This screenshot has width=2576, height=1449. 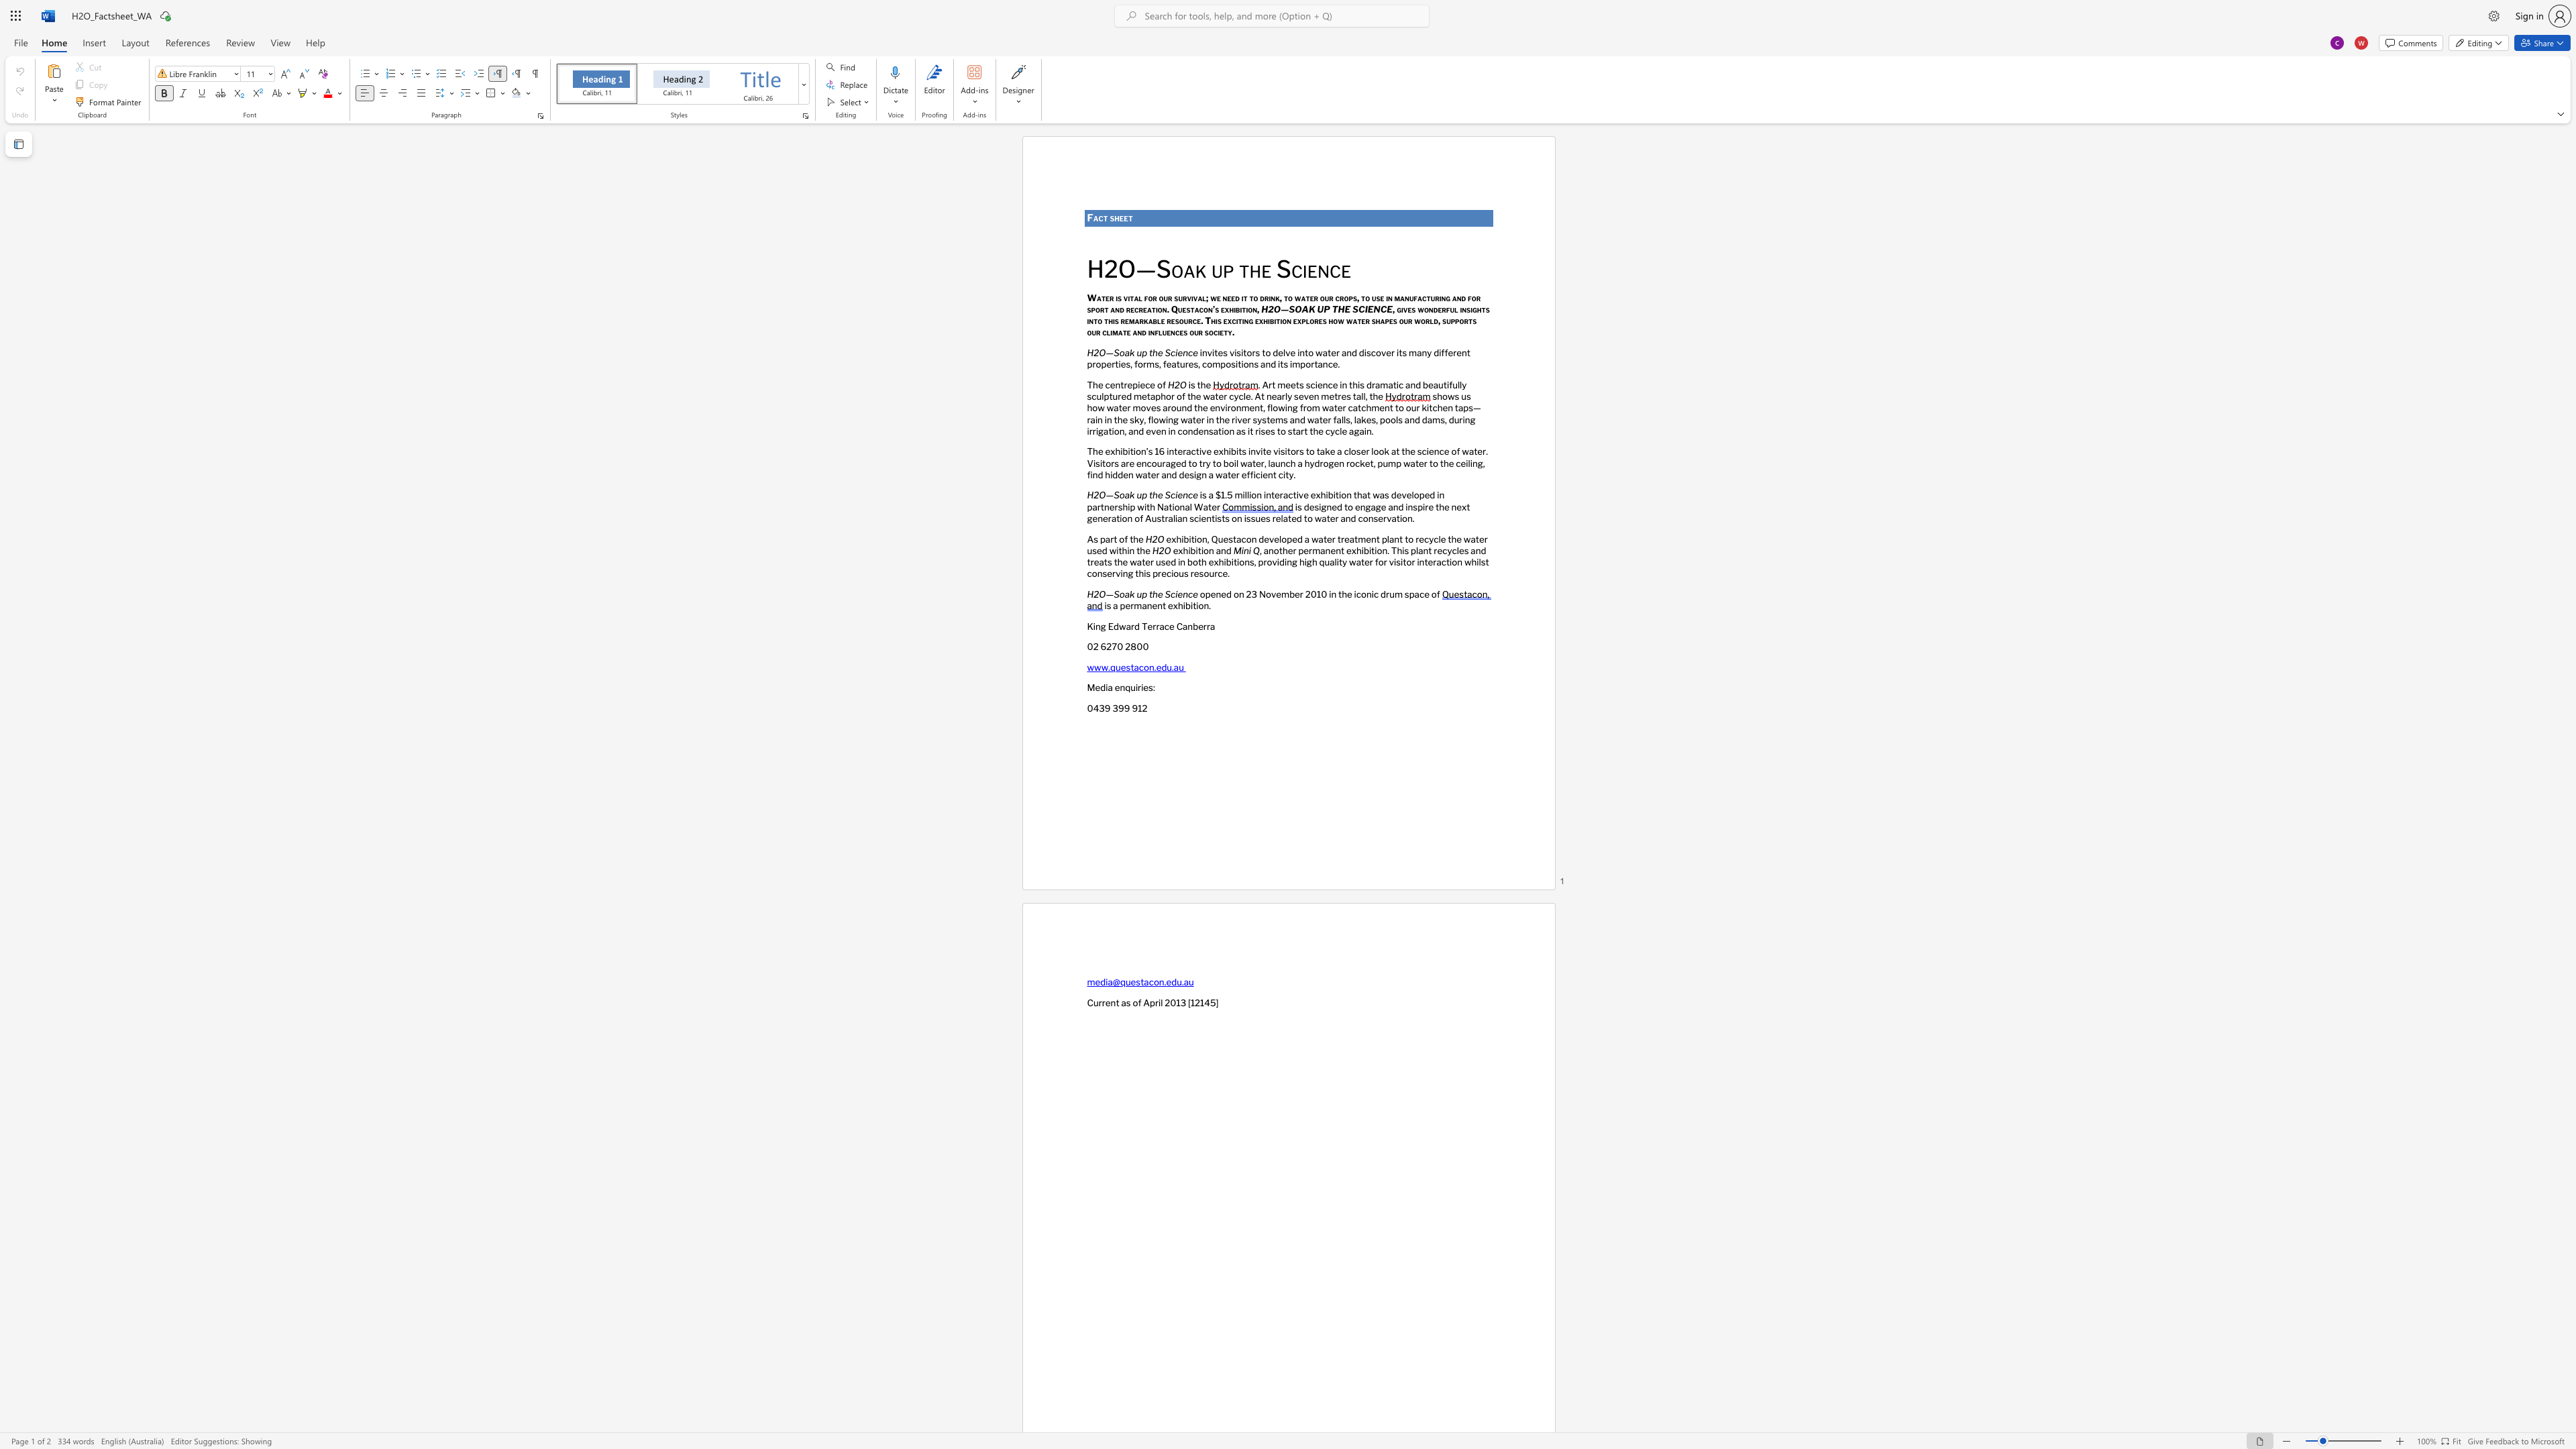 What do you see at coordinates (1331, 308) in the screenshot?
I see `the subset text "THE S" within the text "H2O—SOAK UP THE SCIENCE"` at bounding box center [1331, 308].